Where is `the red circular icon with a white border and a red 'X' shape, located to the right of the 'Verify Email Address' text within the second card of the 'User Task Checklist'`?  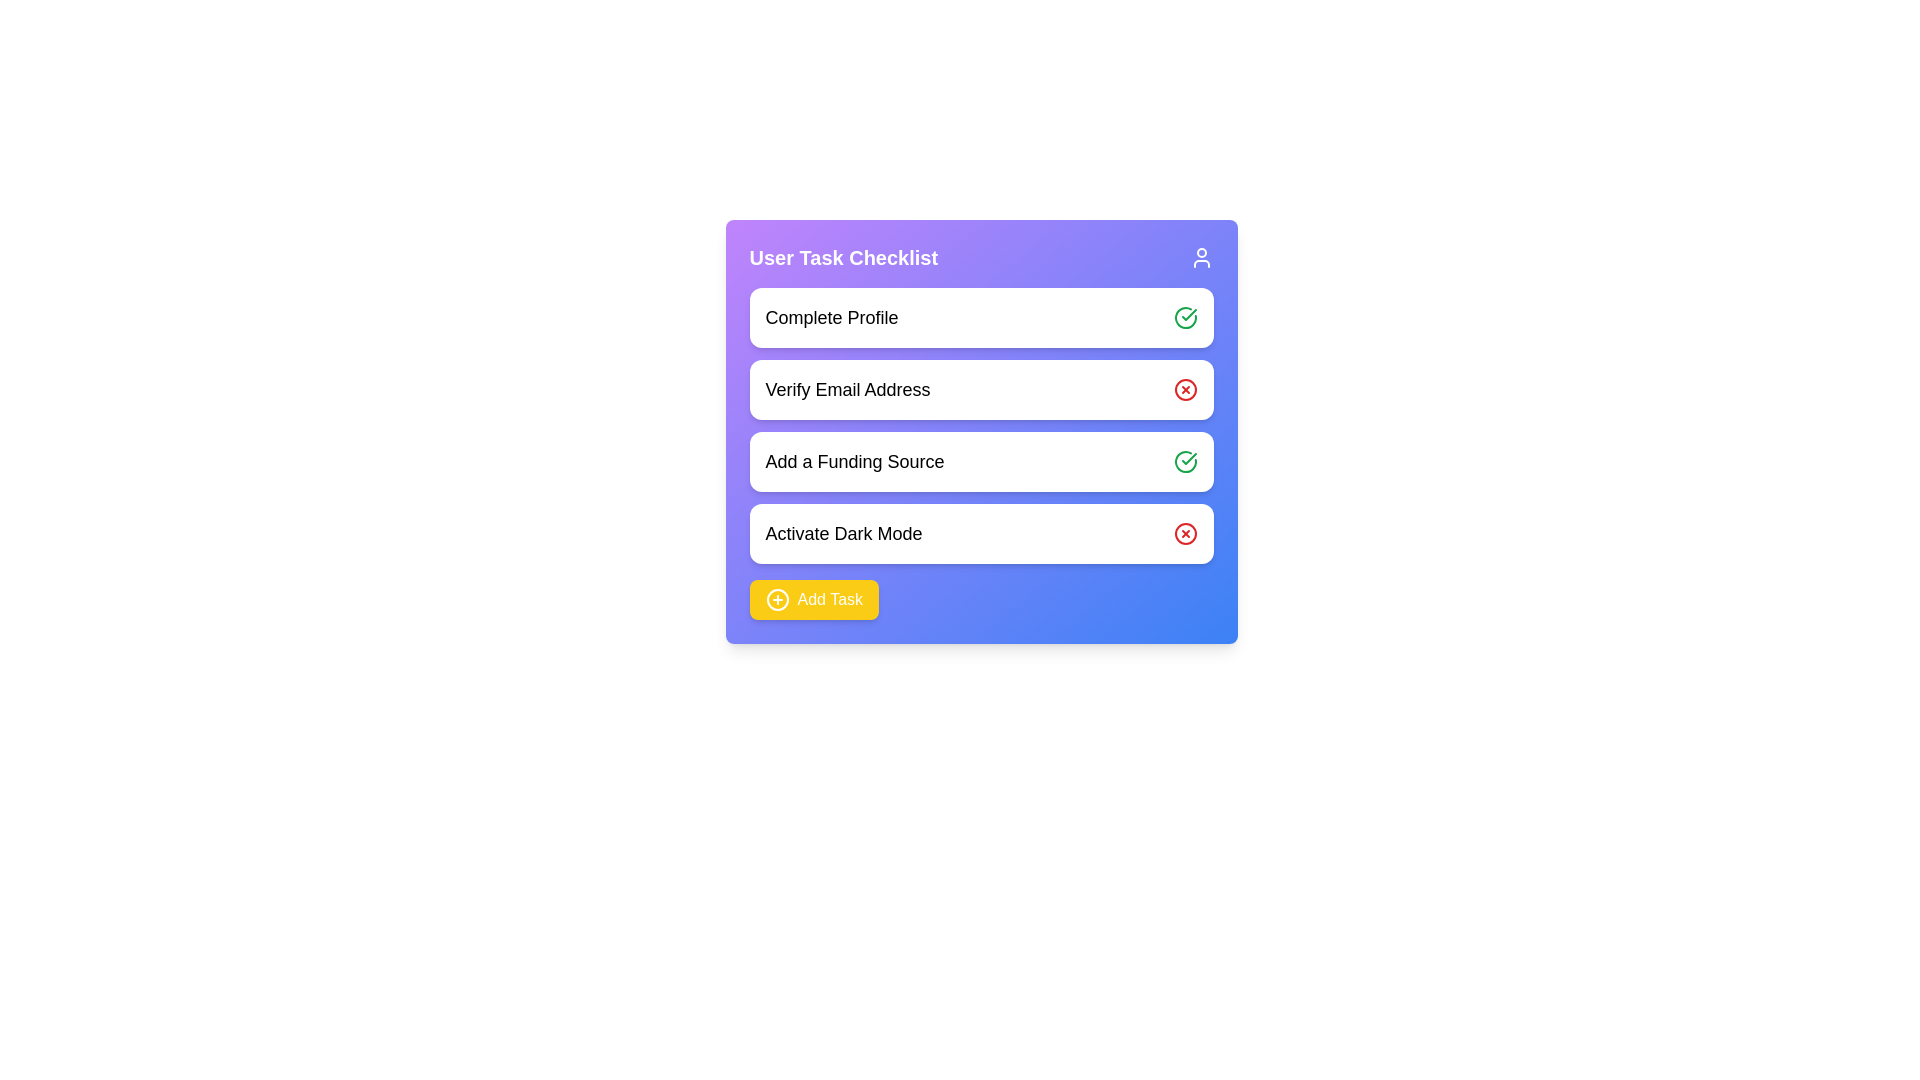
the red circular icon with a white border and a red 'X' shape, located to the right of the 'Verify Email Address' text within the second card of the 'User Task Checklist' is located at coordinates (1185, 389).